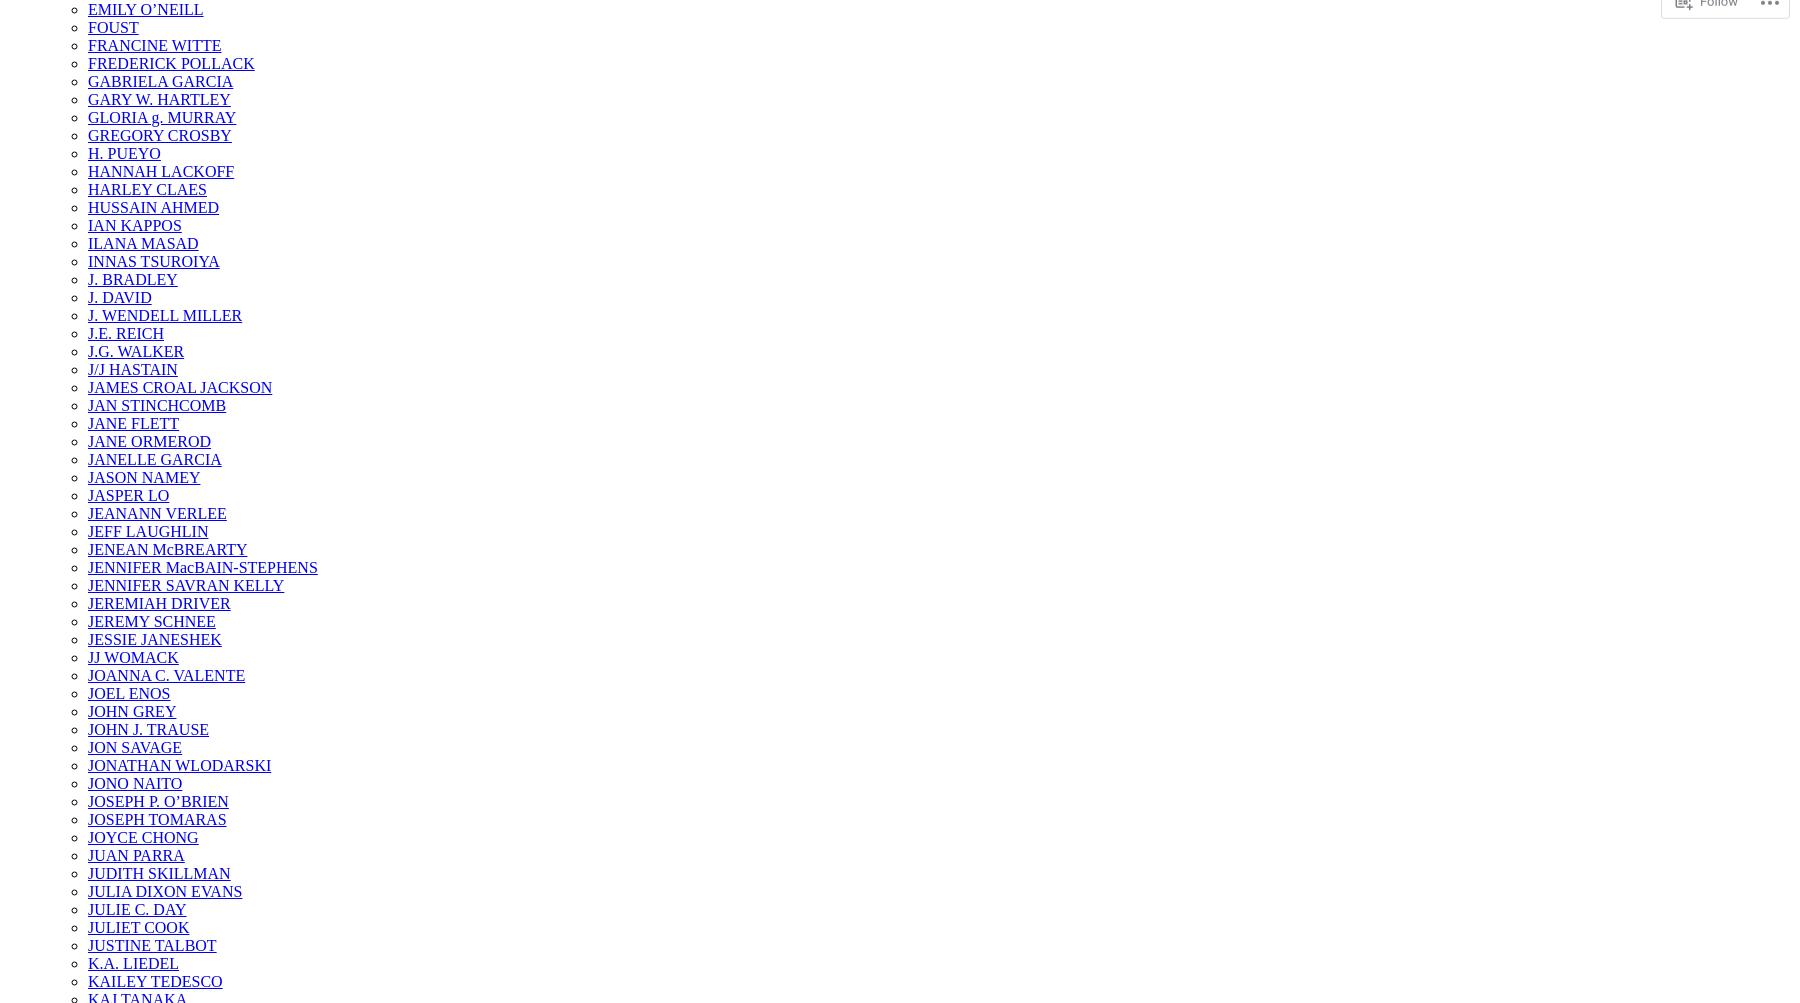  Describe the element at coordinates (134, 225) in the screenshot. I see `'IAN KAPPOS'` at that location.